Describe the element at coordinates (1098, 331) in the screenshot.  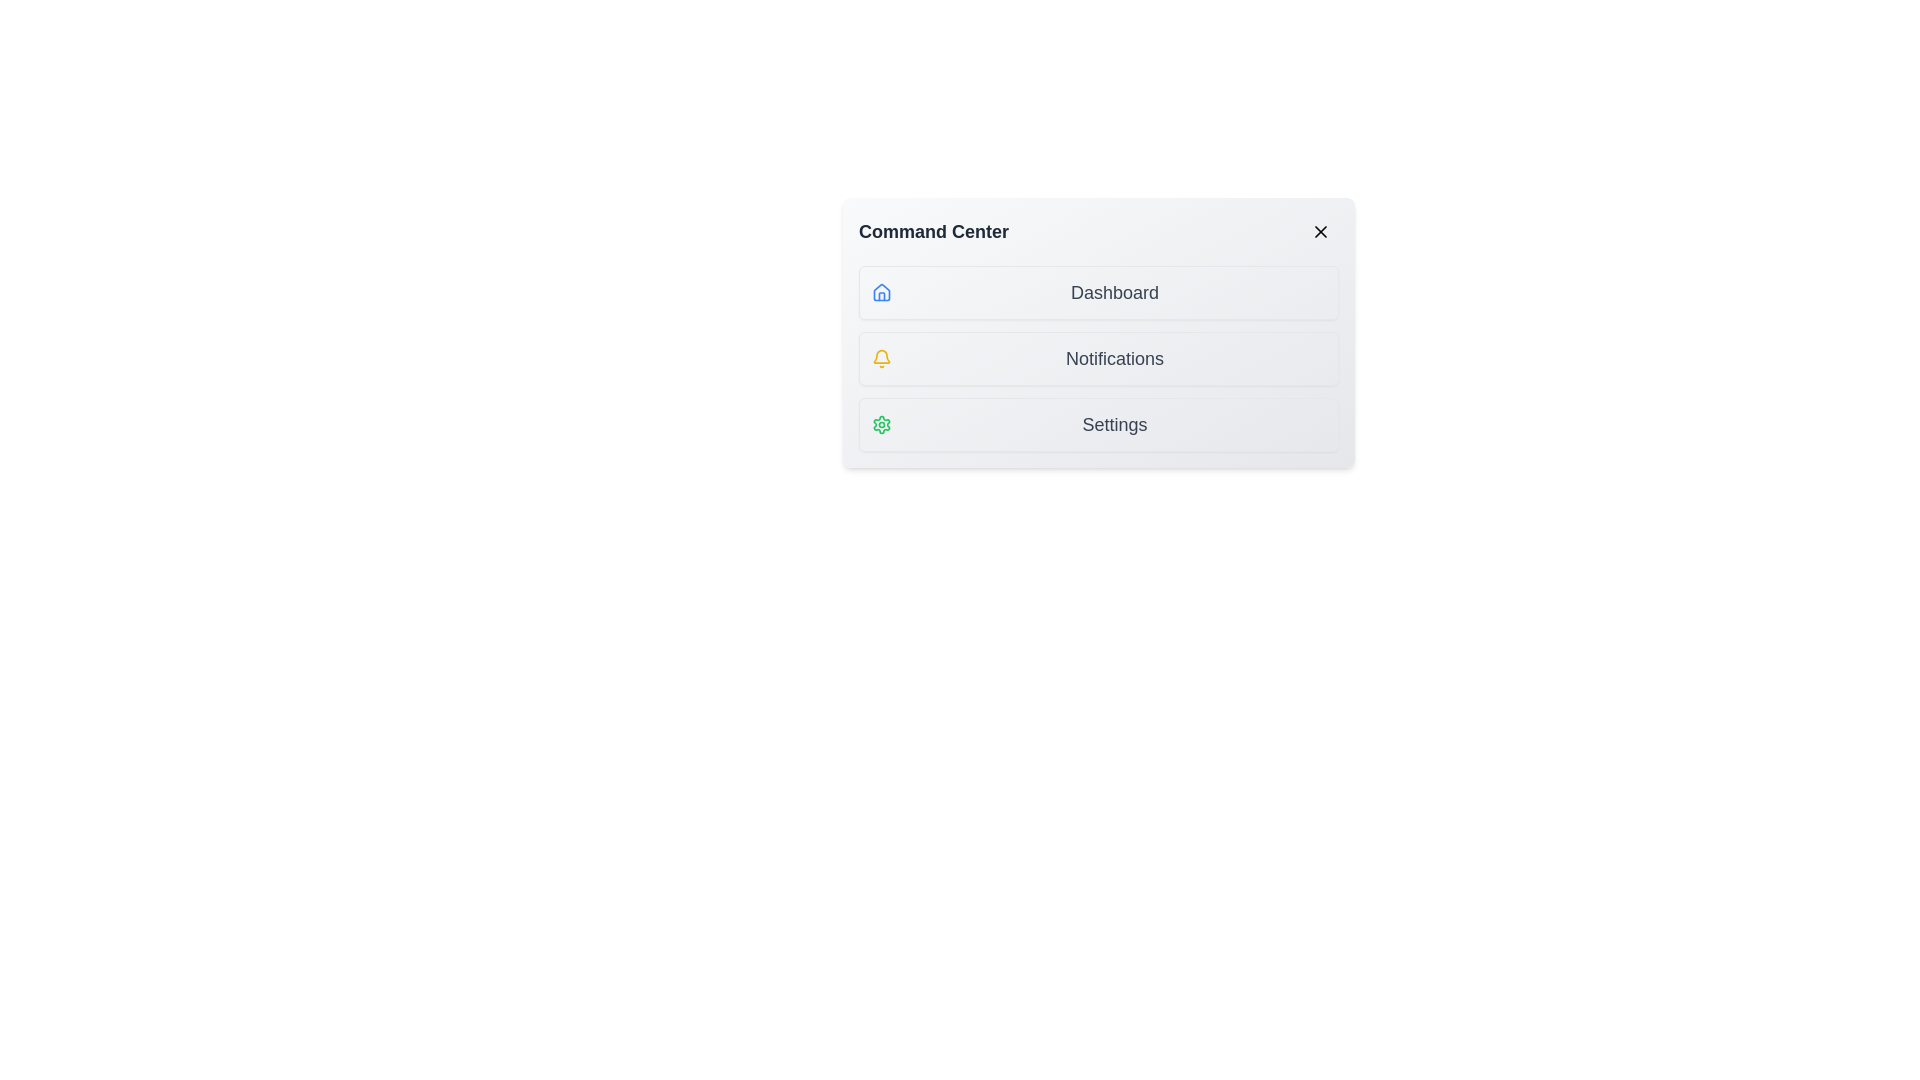
I see `the menu box that presents quick access options for functionalities like navigating to the dashboard, viewing notifications, and accessing settings to potentially reveal more details` at that location.